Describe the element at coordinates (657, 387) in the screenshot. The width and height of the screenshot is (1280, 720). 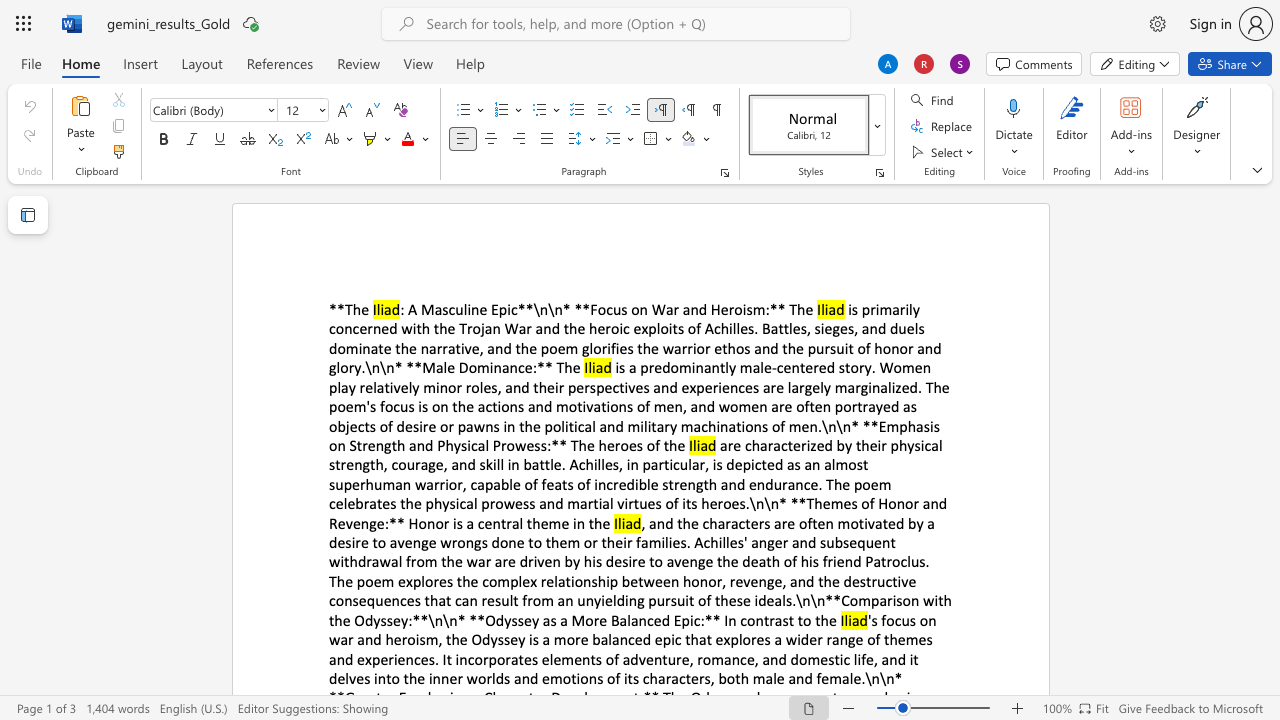
I see `the 7th character "a" in the text` at that location.